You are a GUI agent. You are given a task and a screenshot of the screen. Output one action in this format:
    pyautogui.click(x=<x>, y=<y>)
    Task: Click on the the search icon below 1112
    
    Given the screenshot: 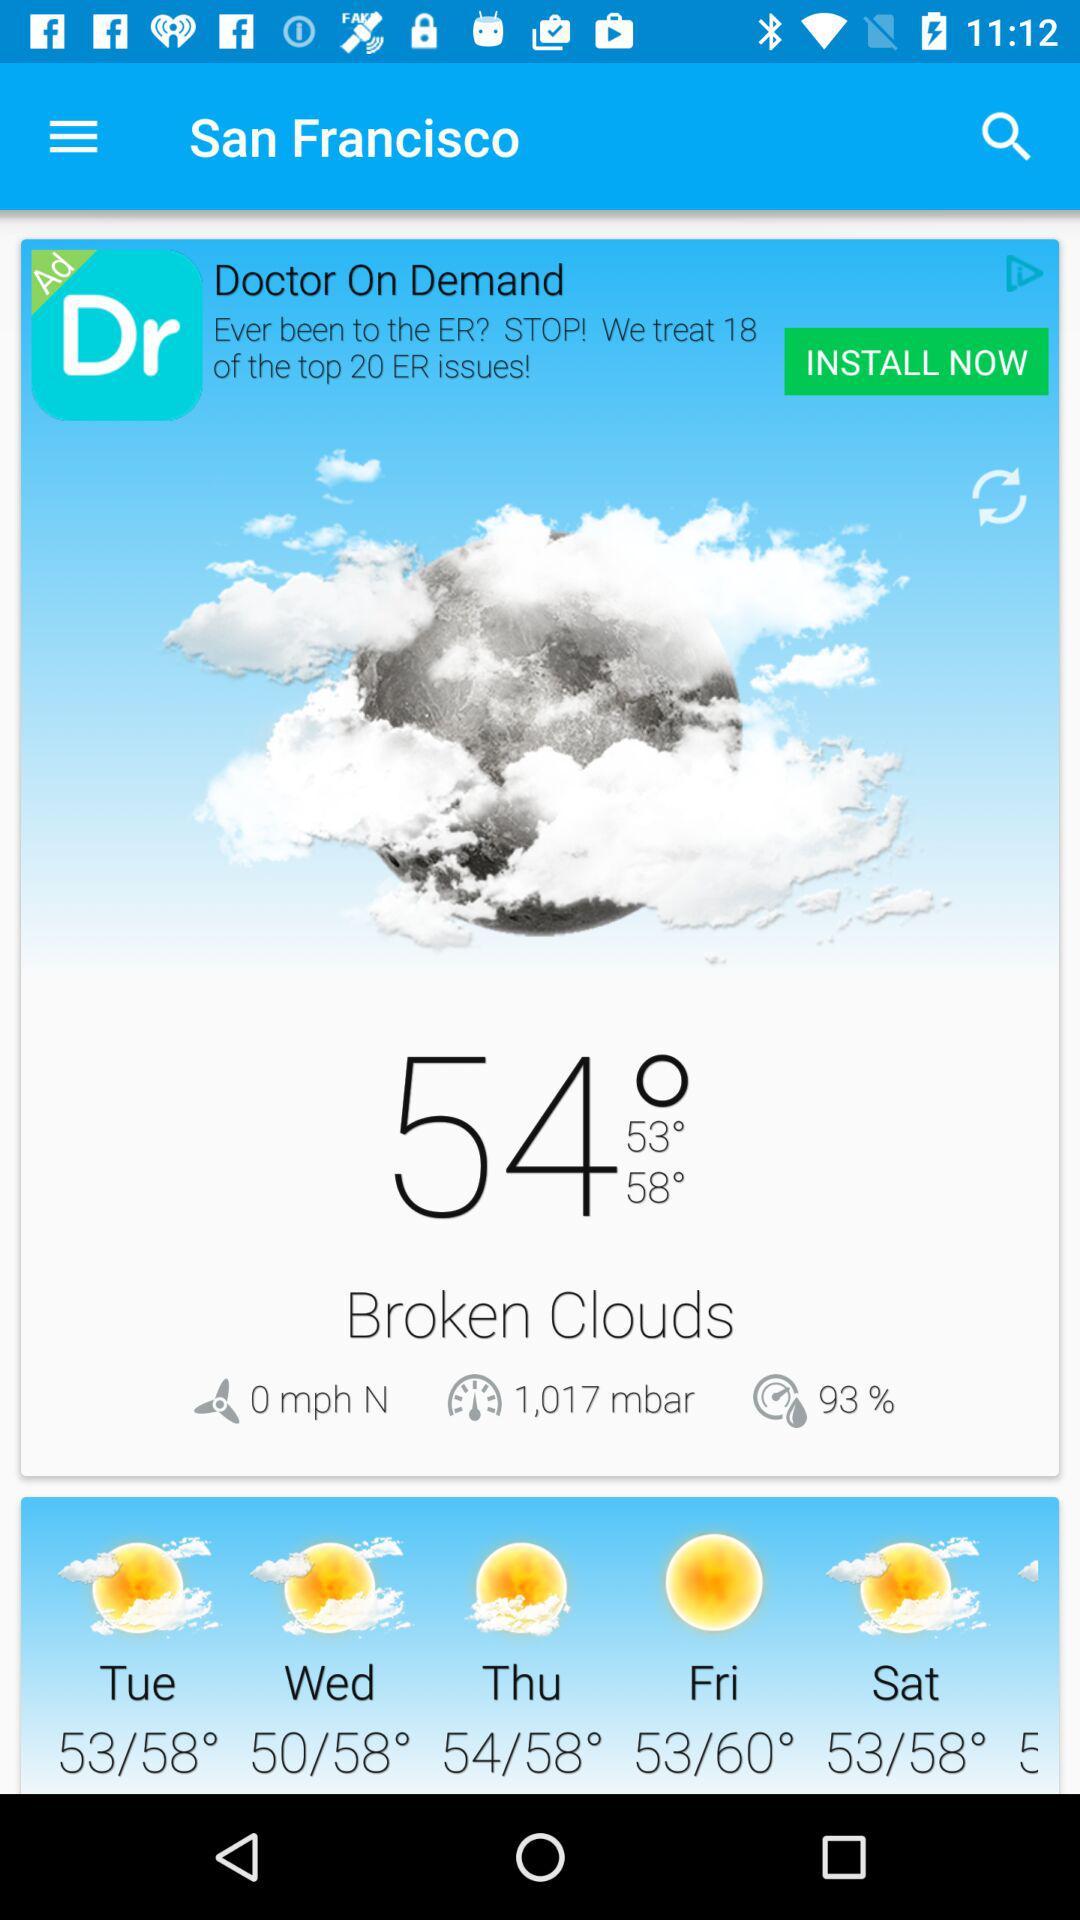 What is the action you would take?
    pyautogui.click(x=1006, y=136)
    